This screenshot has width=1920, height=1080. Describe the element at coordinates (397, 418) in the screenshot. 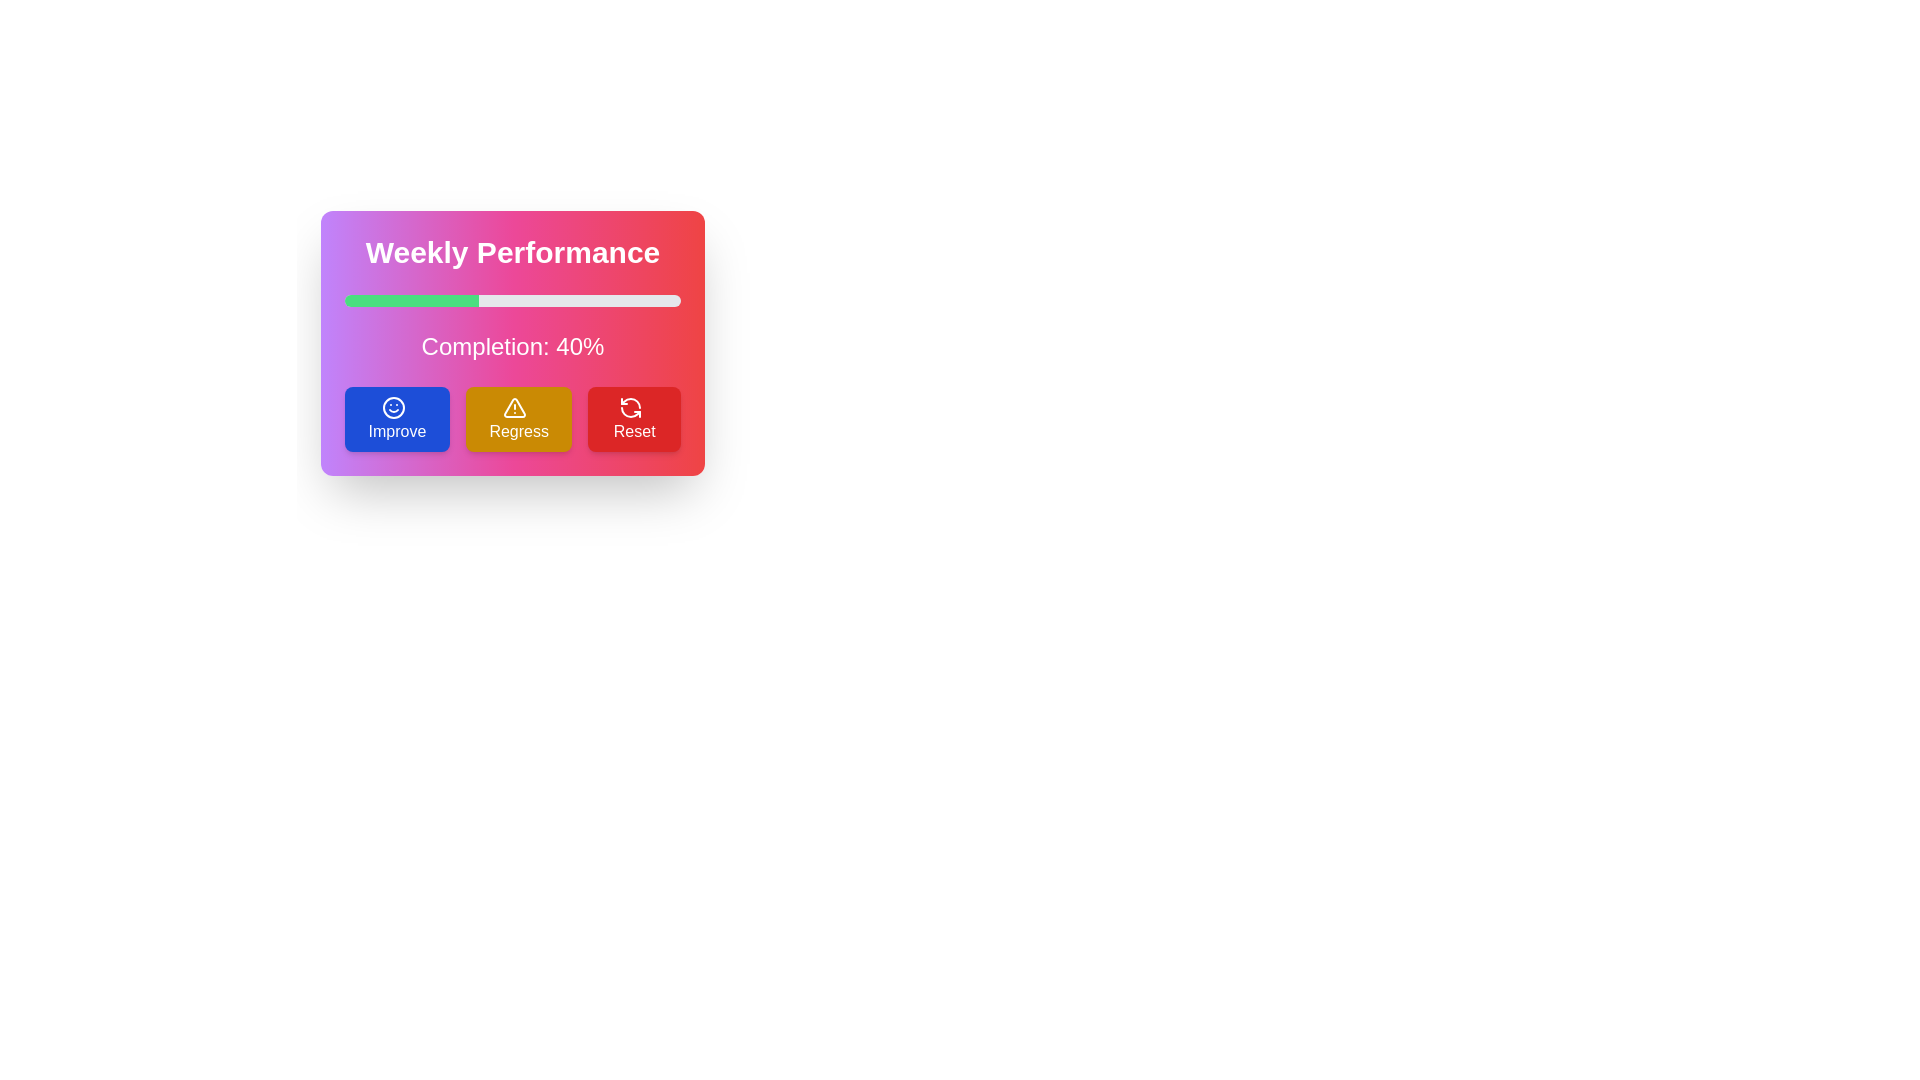

I see `the 'Improve' button, which is the first button in a horizontal group of three buttons located near the bottom of the 'Weekly Performance' panel` at that location.